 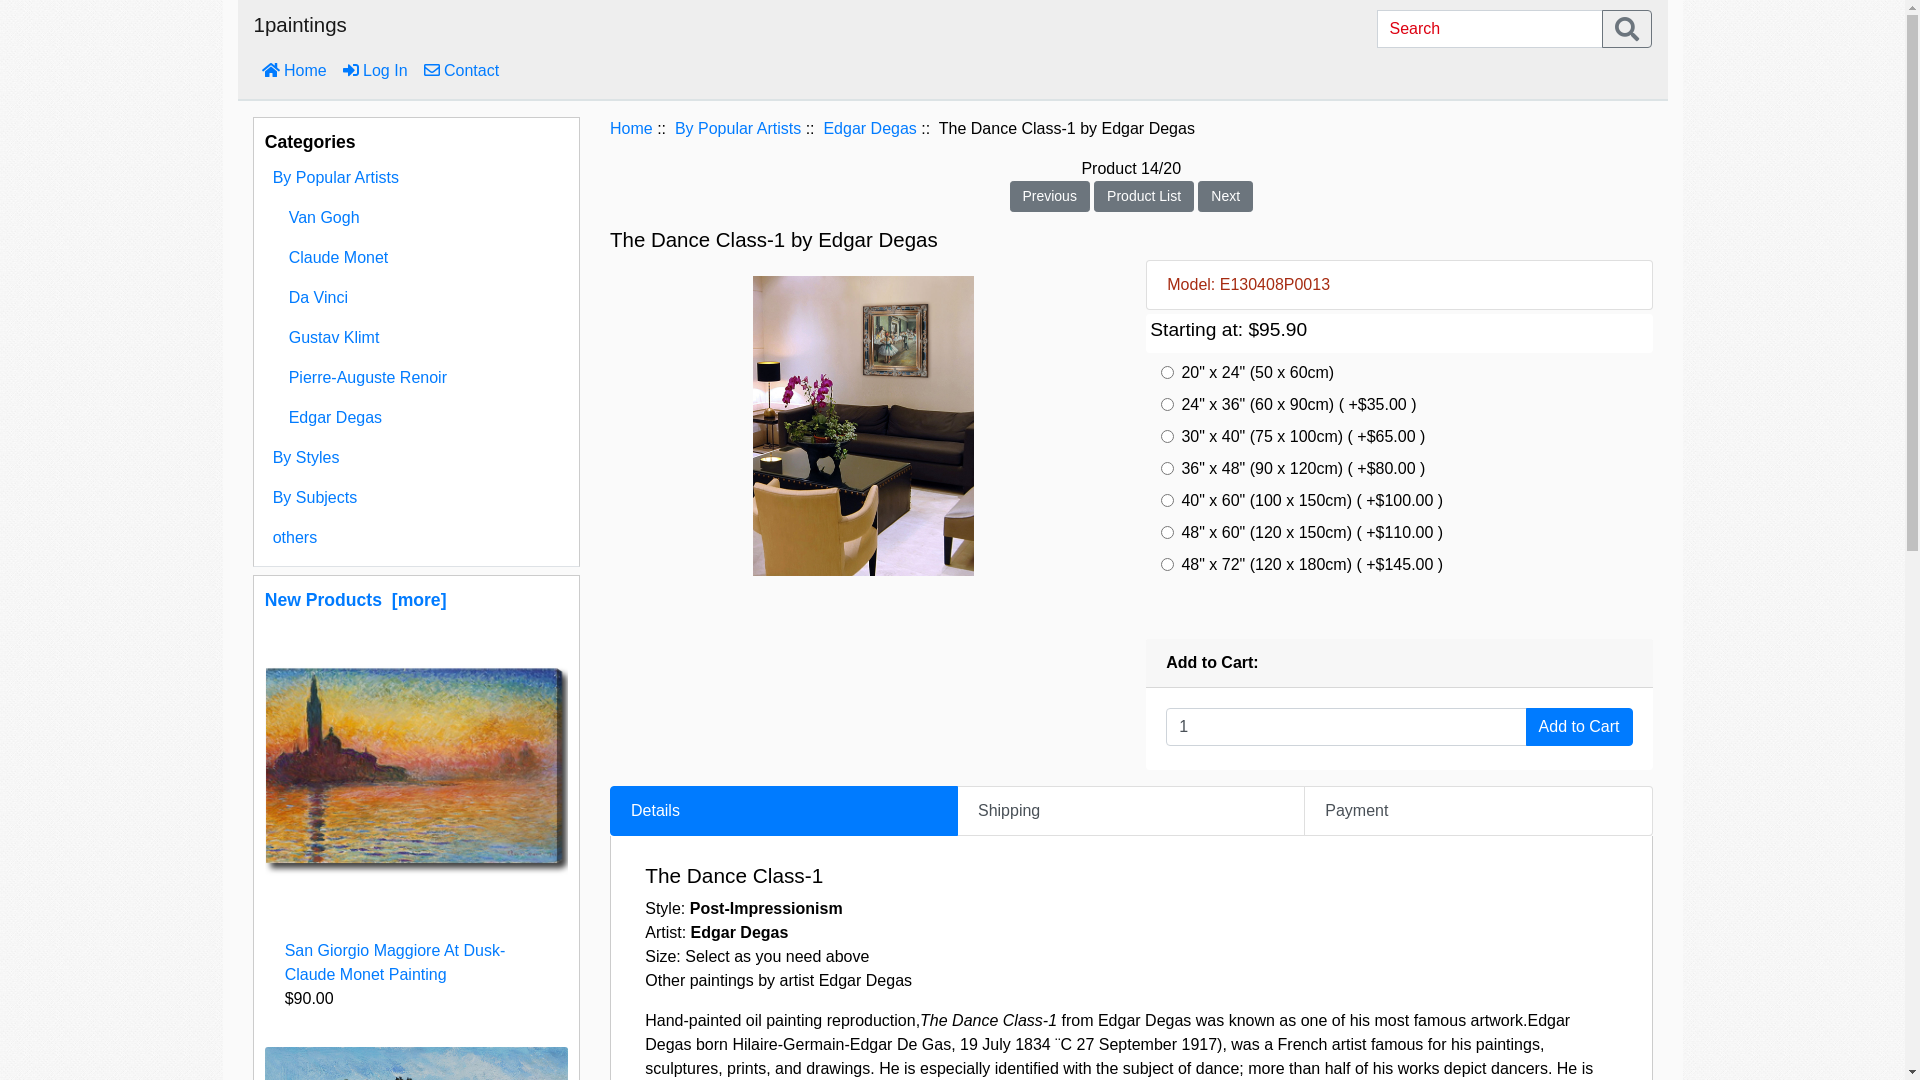 What do you see at coordinates (415, 416) in the screenshot?
I see `'Edgar Degas'` at bounding box center [415, 416].